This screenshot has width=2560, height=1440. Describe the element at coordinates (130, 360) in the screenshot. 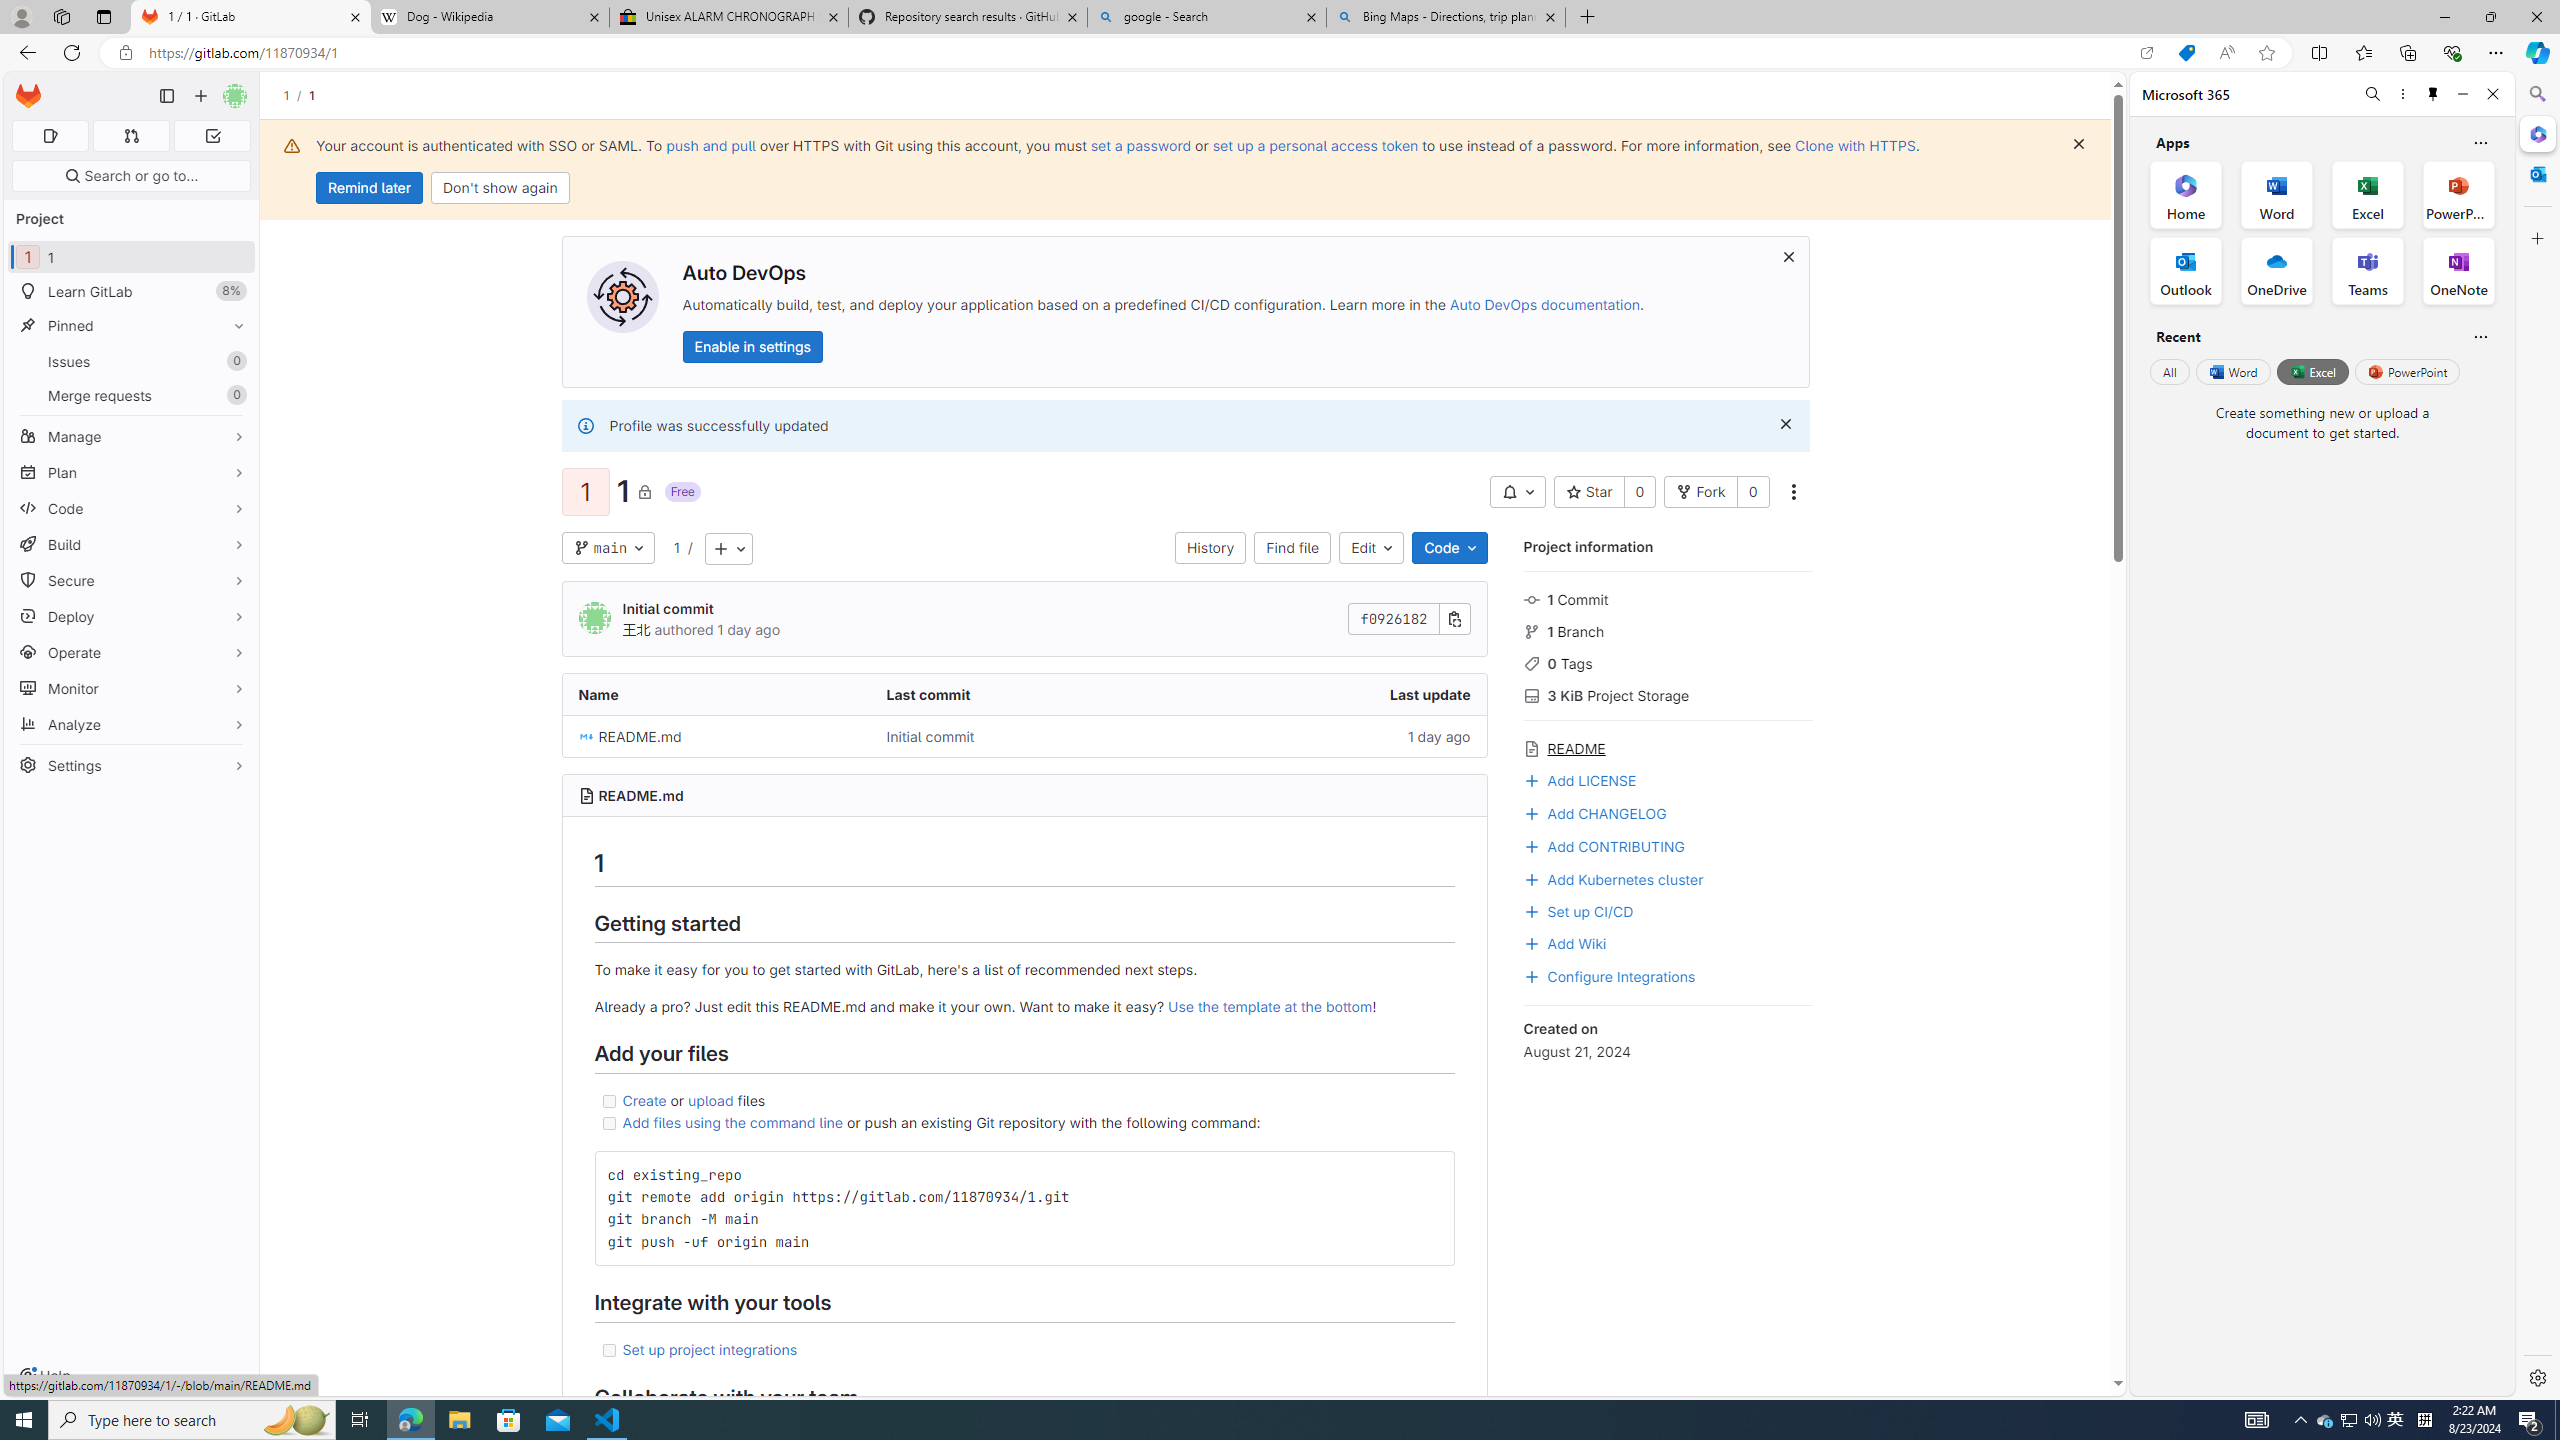

I see `'Issues 0'` at that location.